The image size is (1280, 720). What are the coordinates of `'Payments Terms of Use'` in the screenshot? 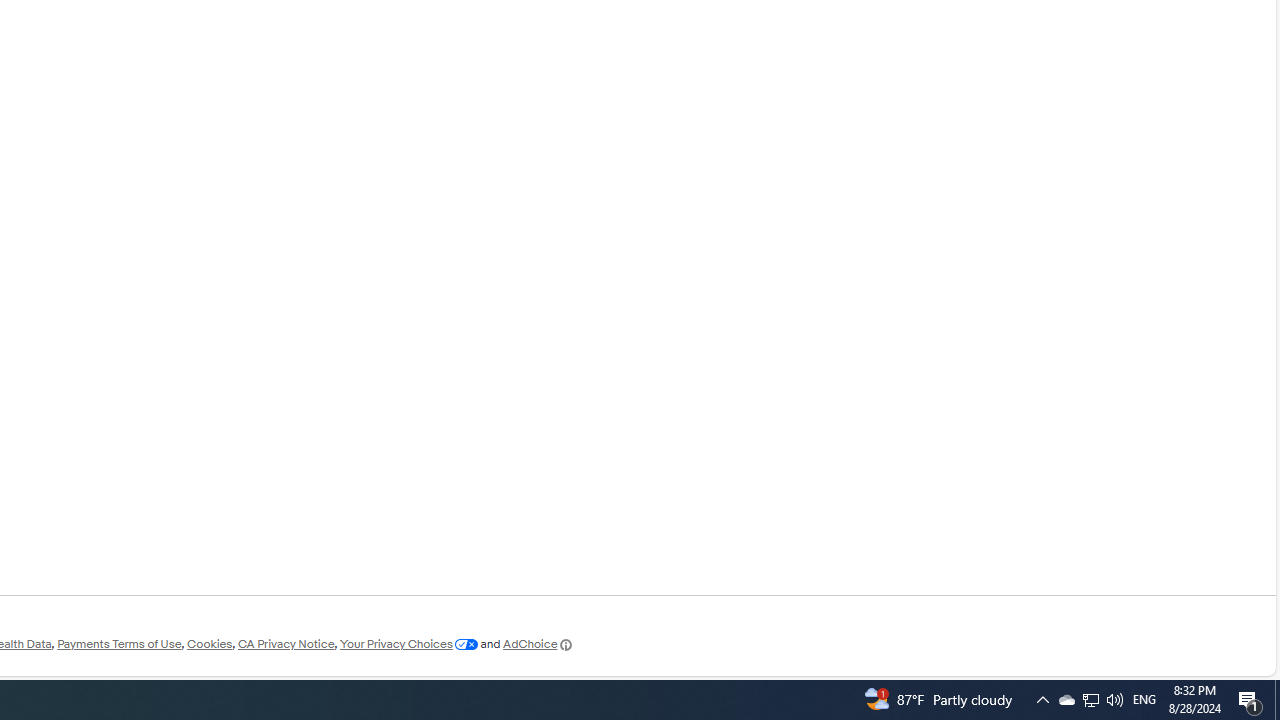 It's located at (118, 644).